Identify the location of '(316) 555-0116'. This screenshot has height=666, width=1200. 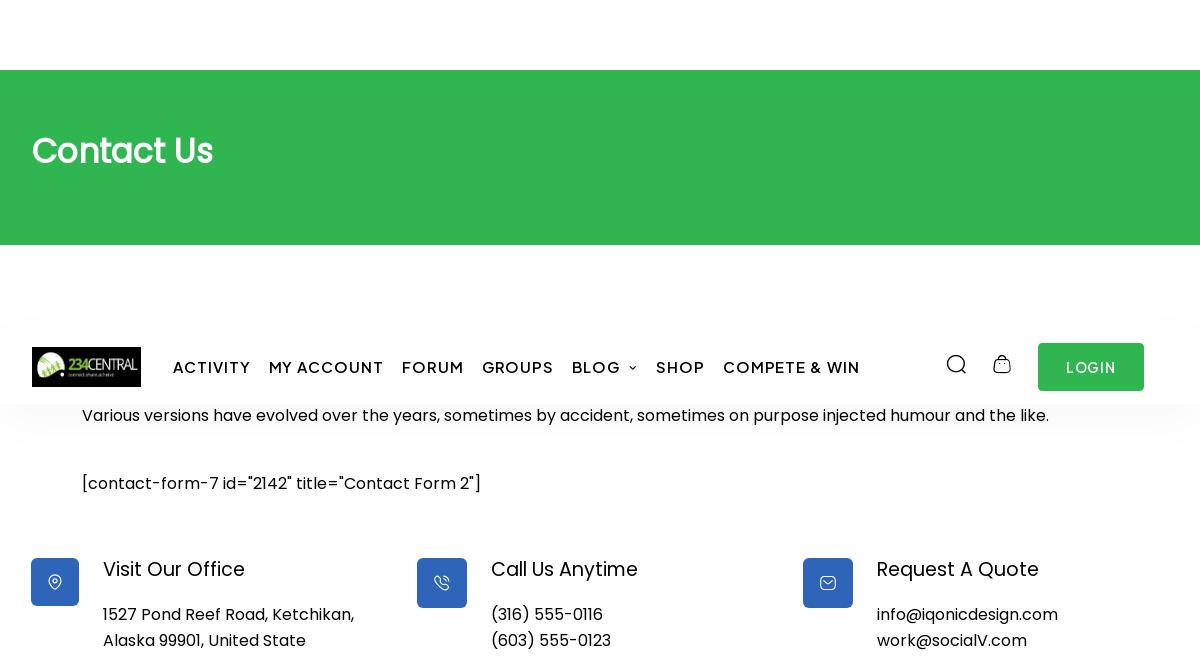
(545, 282).